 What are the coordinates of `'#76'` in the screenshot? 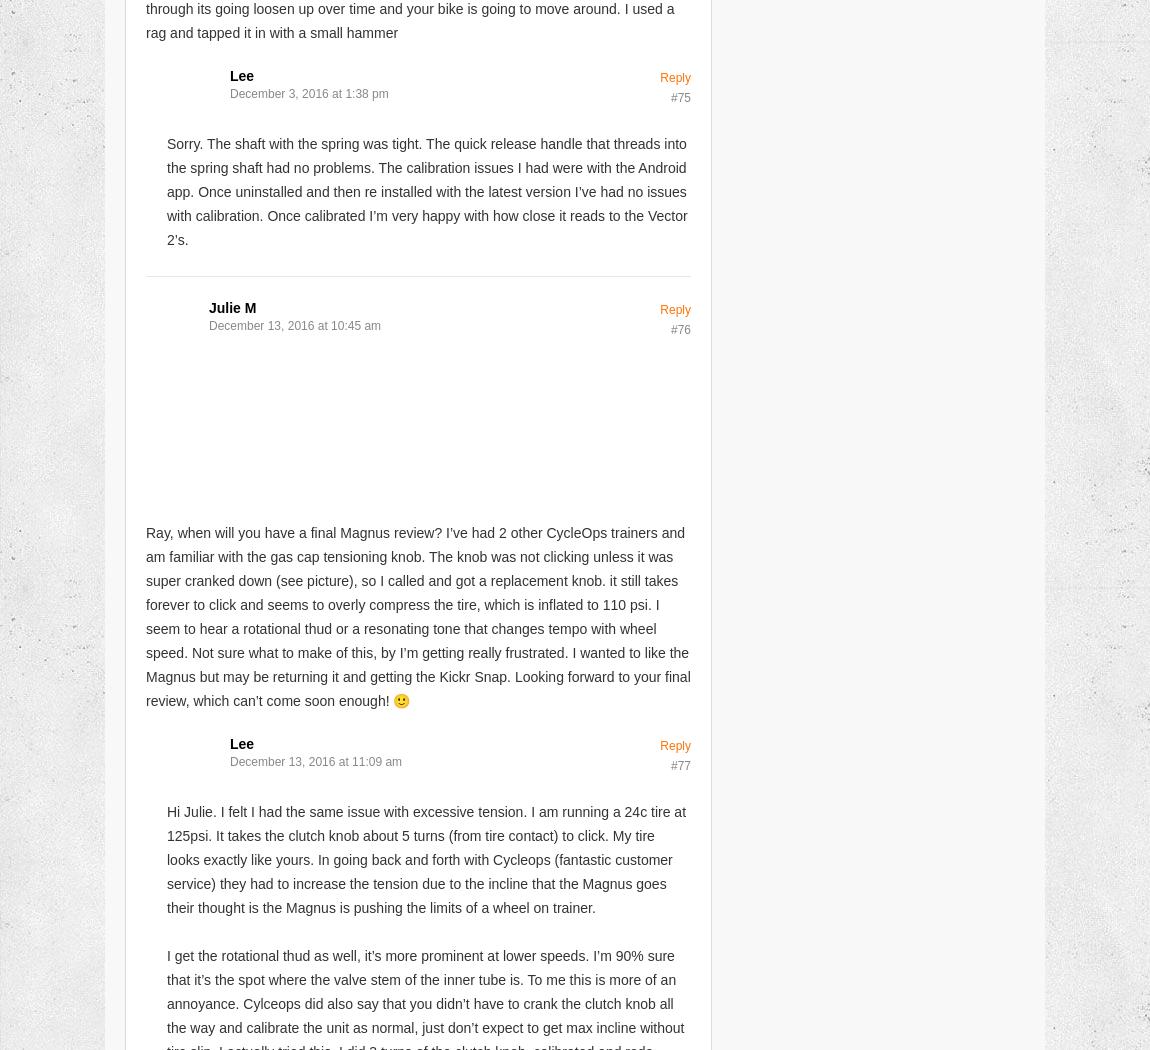 It's located at (679, 328).